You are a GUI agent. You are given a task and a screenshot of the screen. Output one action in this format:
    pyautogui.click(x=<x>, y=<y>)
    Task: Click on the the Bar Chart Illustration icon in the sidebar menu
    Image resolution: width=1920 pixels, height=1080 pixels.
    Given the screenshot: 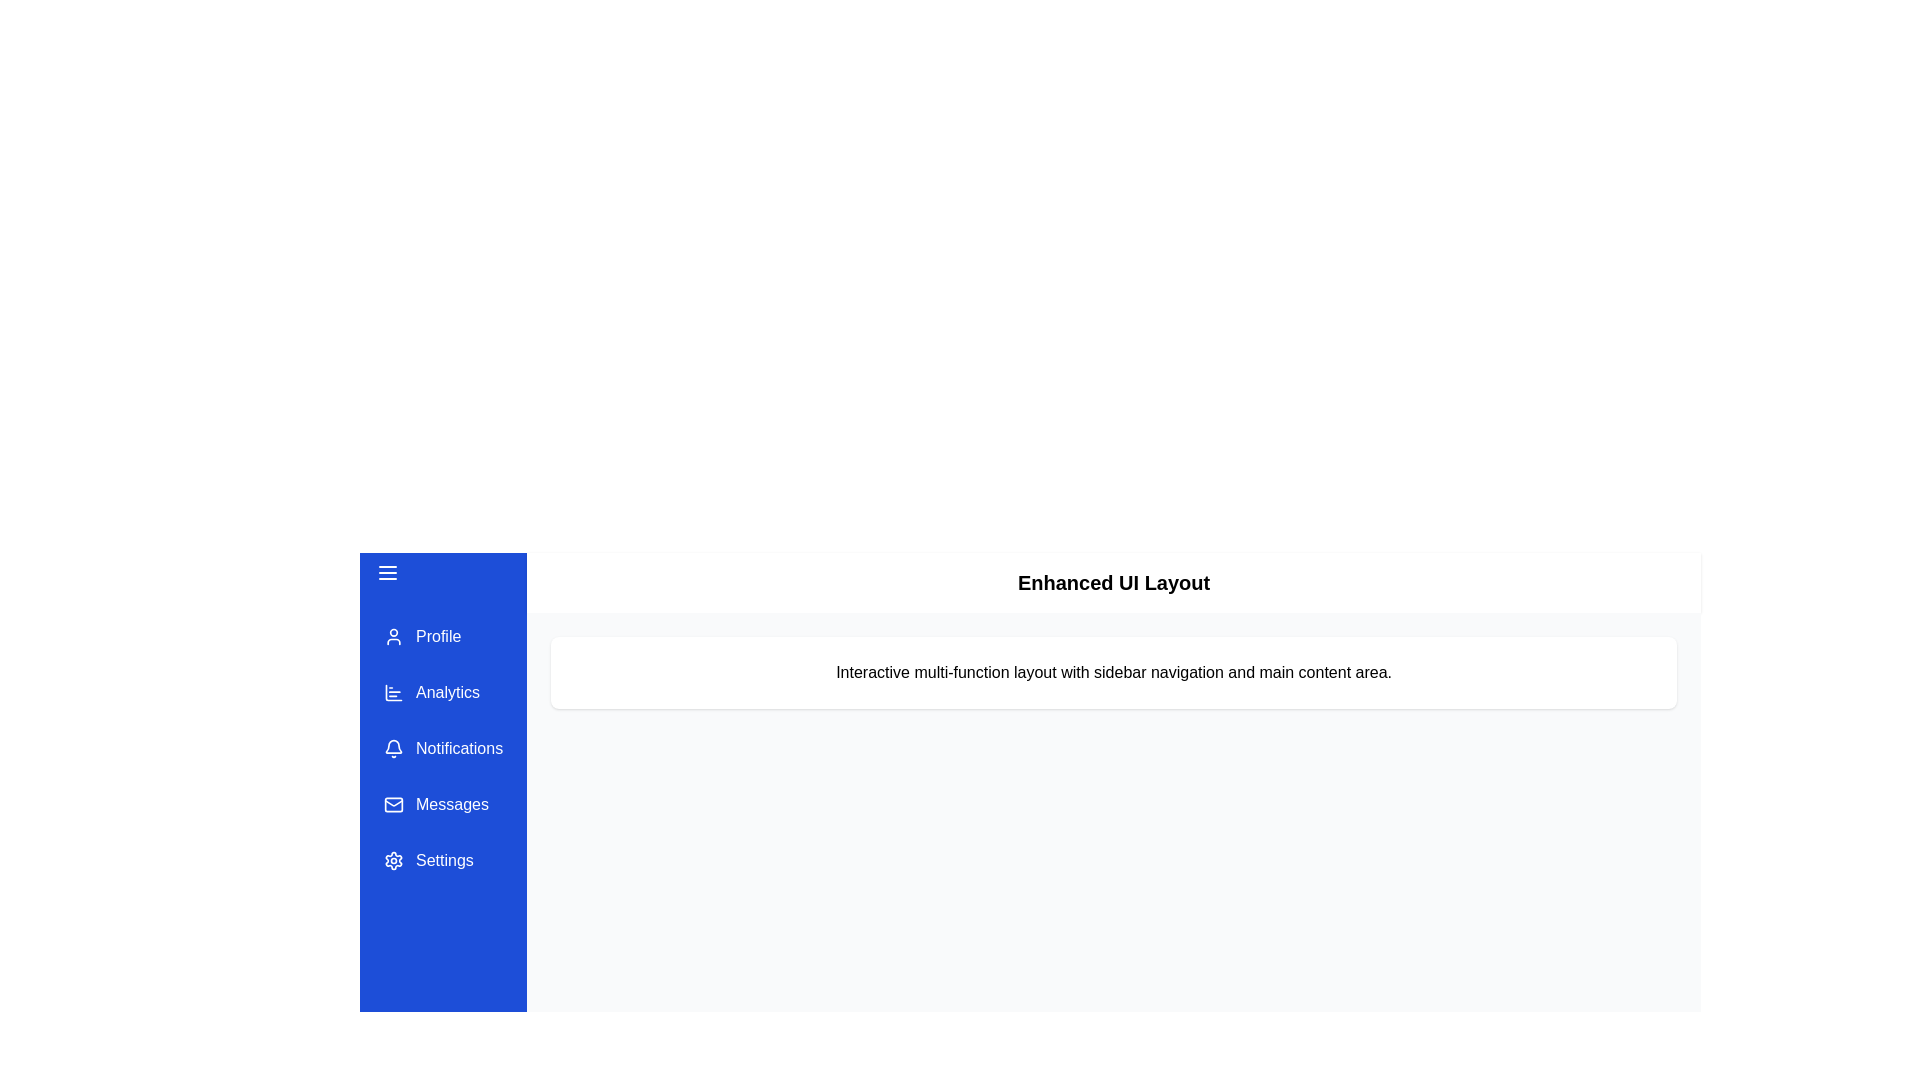 What is the action you would take?
    pyautogui.click(x=393, y=692)
    